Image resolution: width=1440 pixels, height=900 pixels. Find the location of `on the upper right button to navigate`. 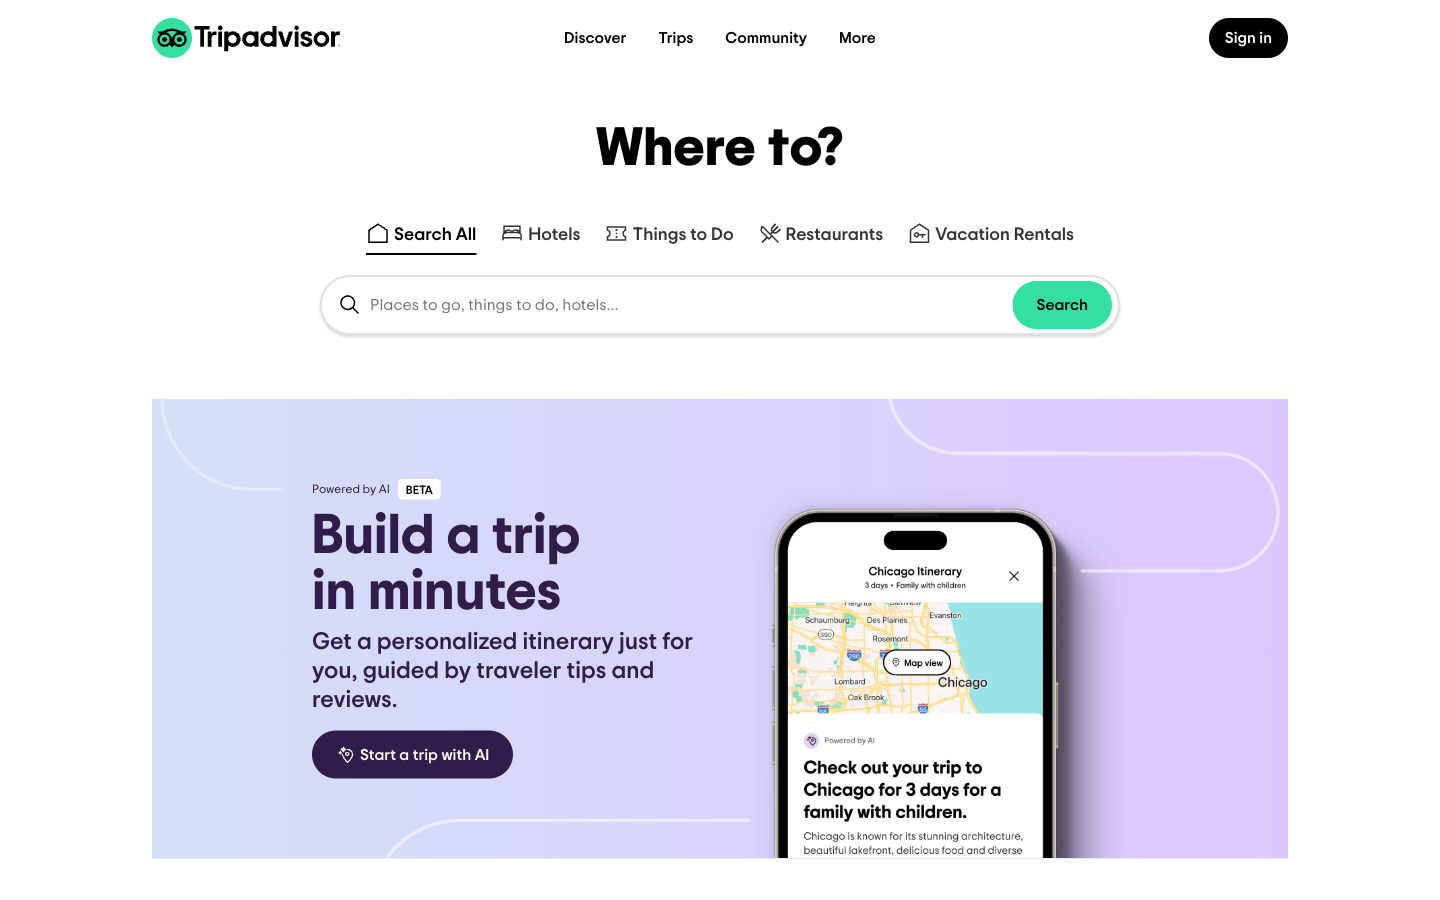

on the upper right button to navigate is located at coordinates (1247, 28).